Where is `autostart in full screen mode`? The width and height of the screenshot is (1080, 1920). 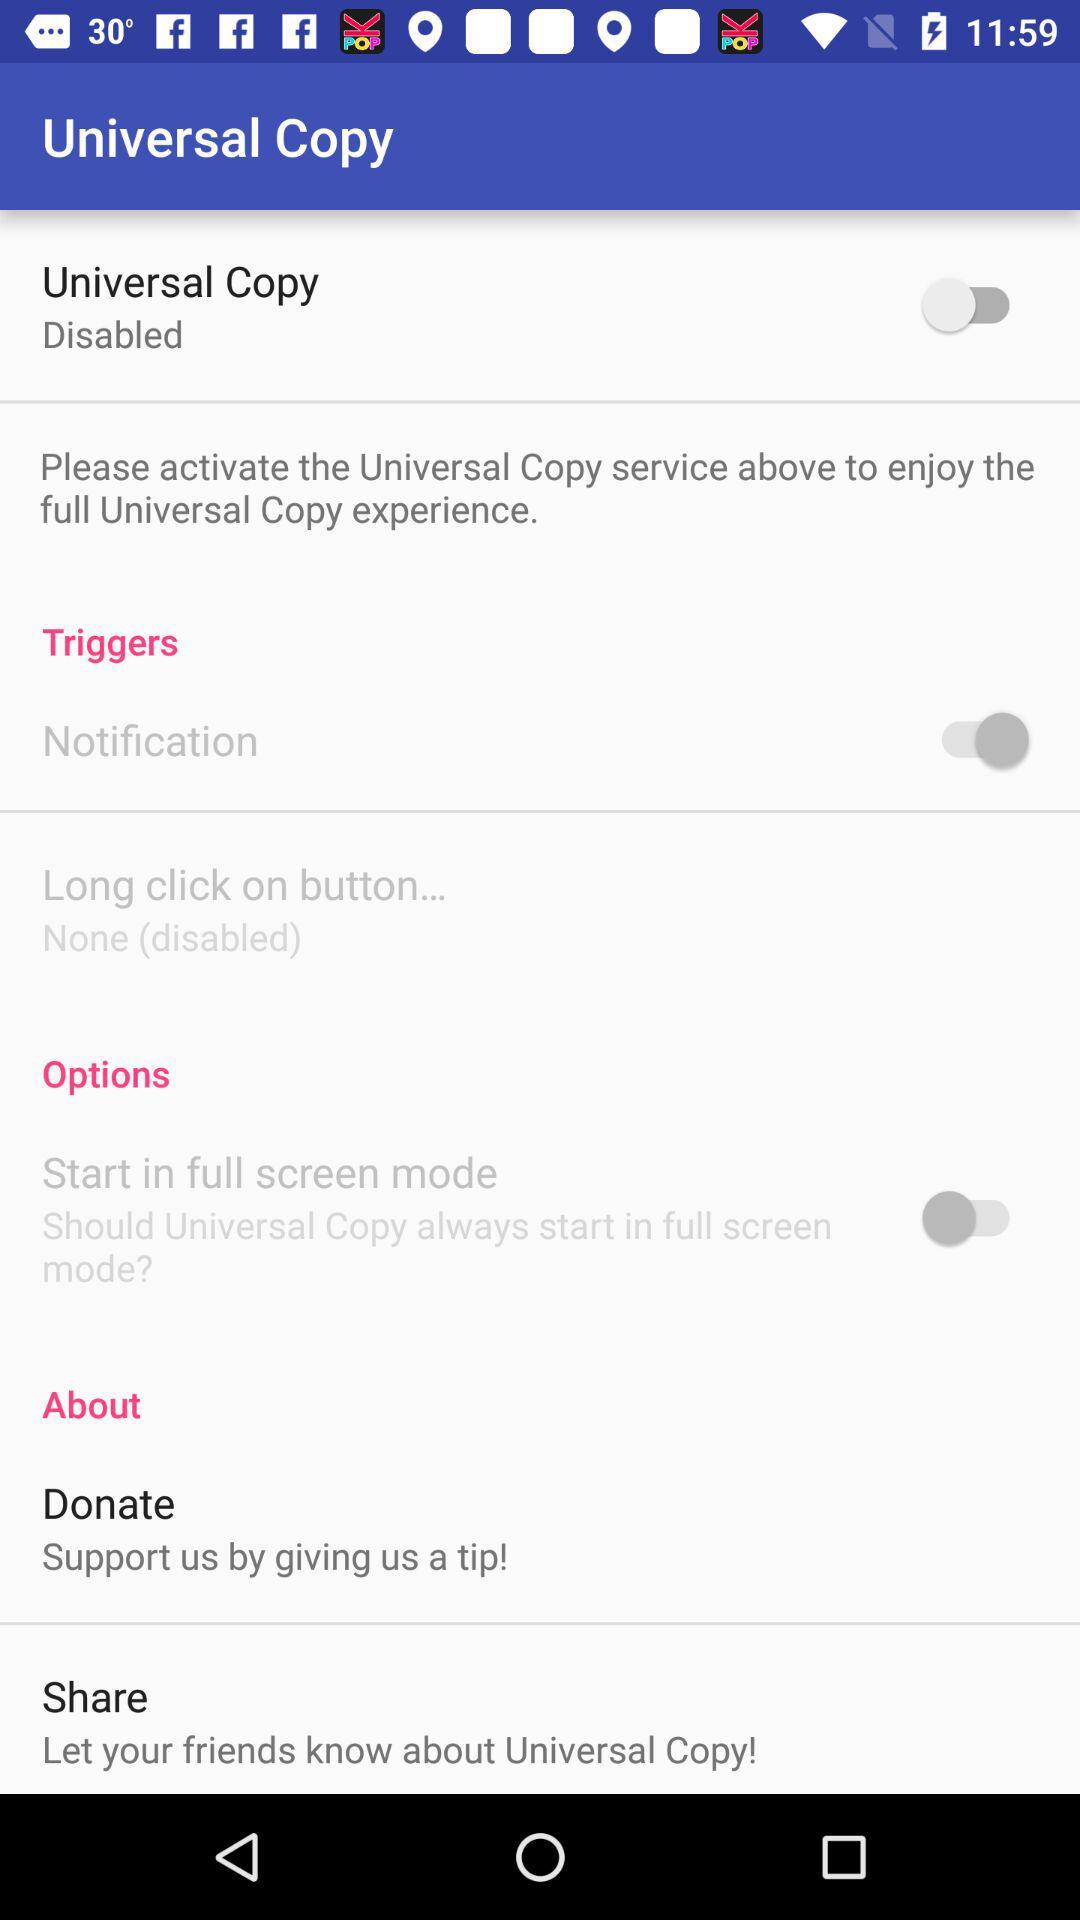
autostart in full screen mode is located at coordinates (974, 1216).